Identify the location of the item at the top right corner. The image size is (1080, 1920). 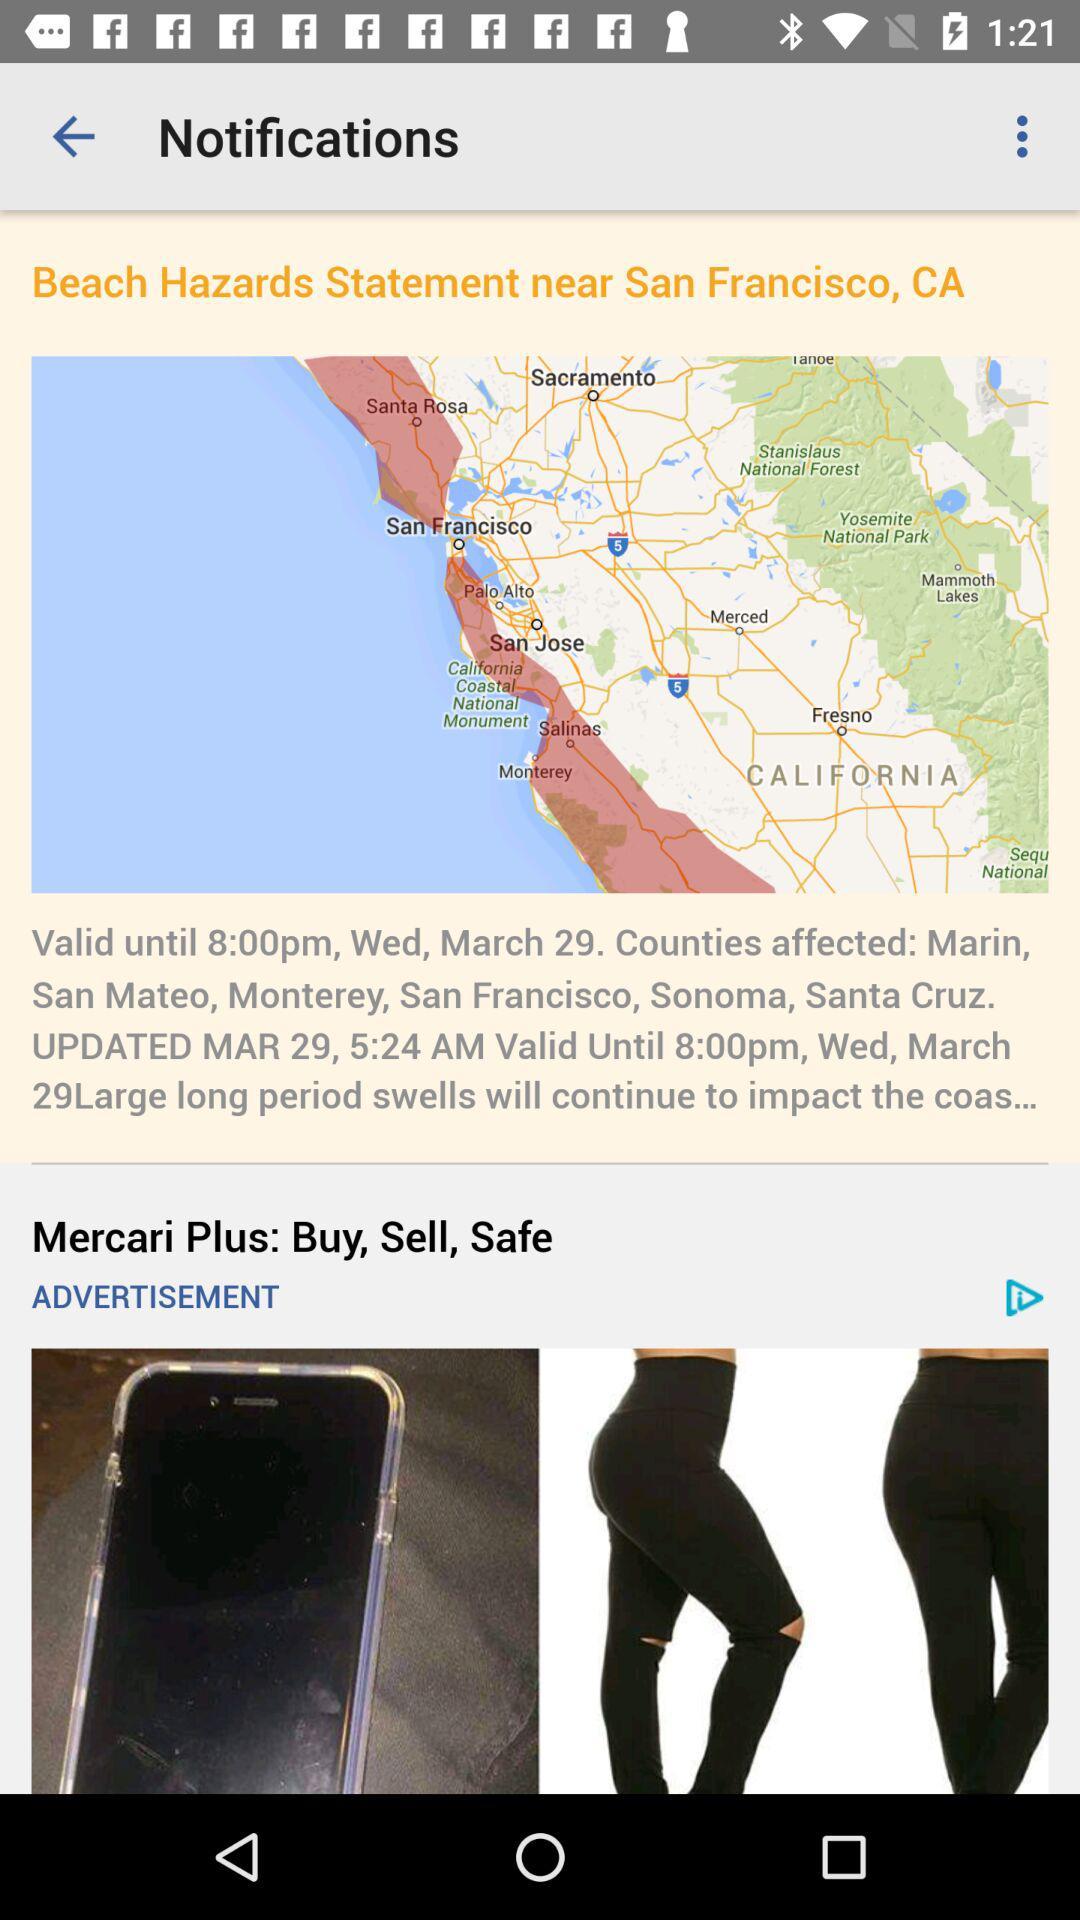
(1027, 135).